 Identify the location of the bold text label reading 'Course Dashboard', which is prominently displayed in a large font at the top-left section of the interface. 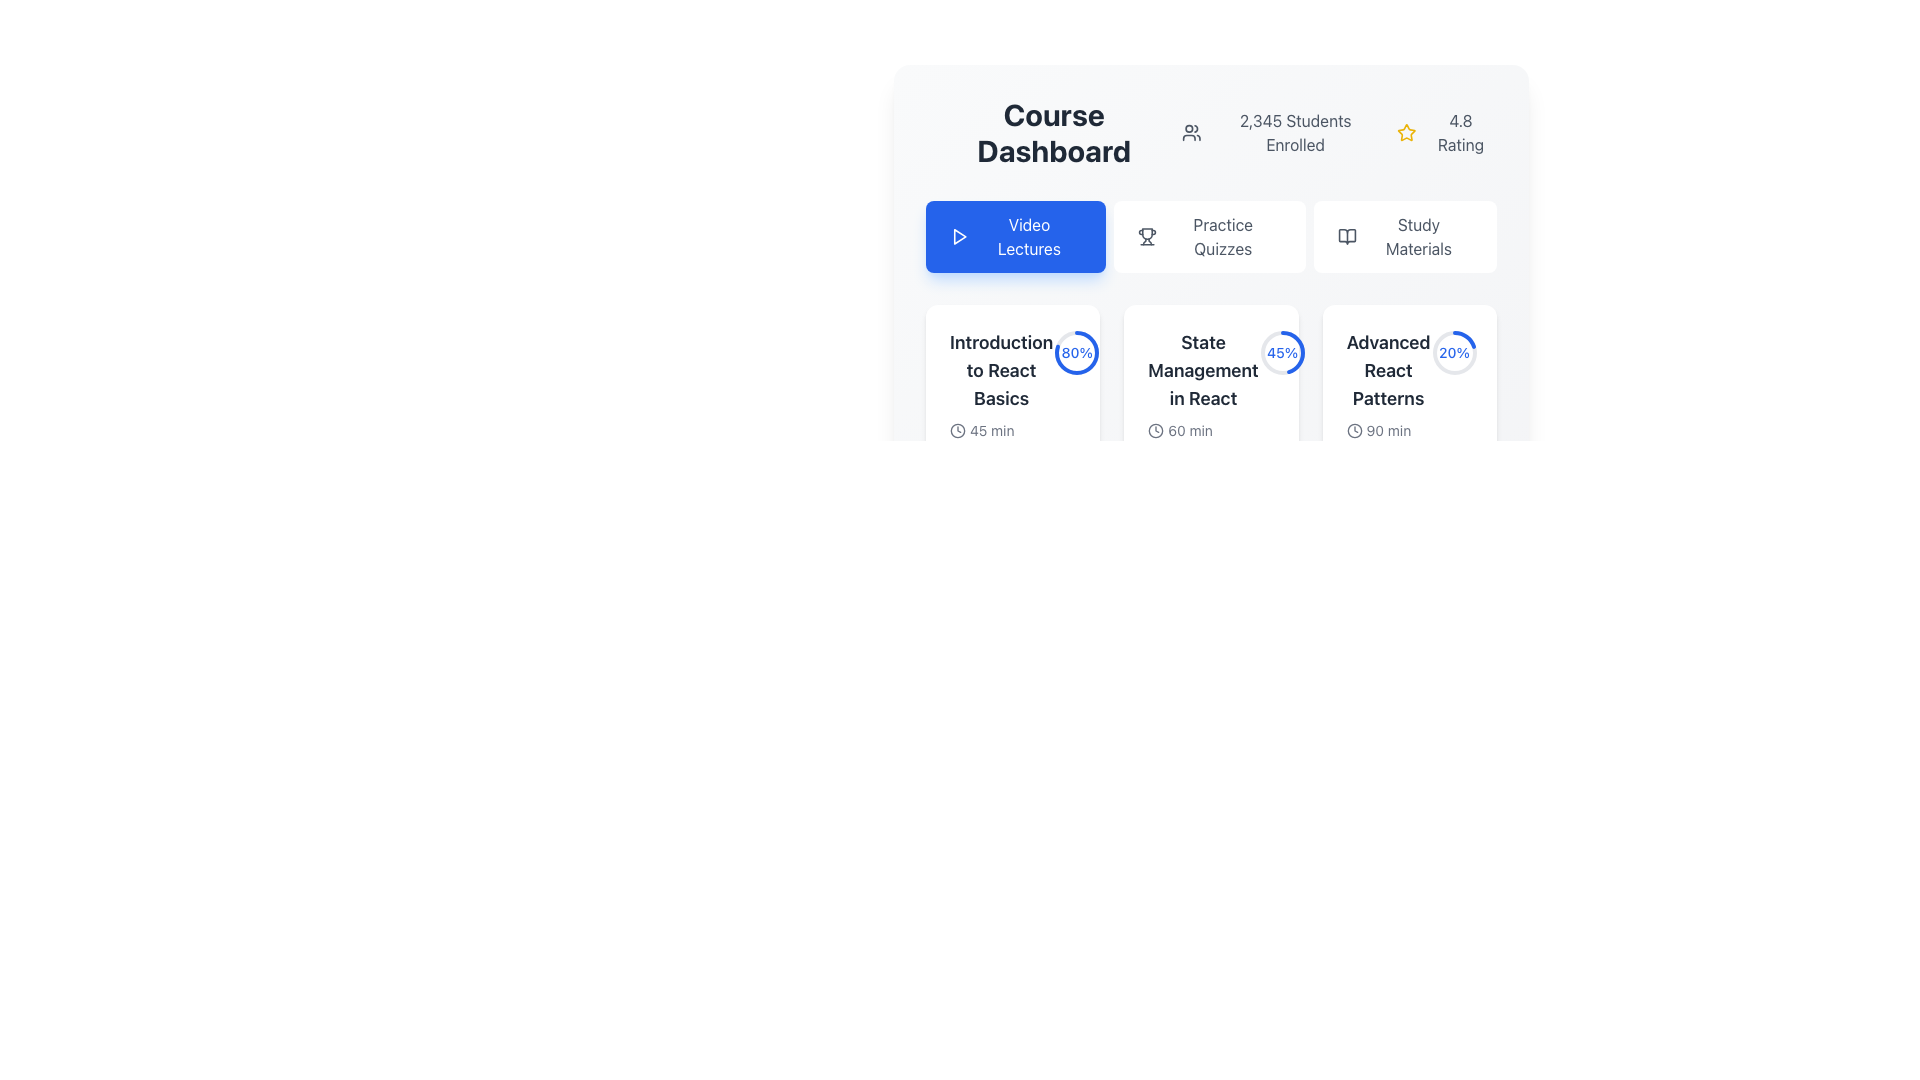
(1053, 132).